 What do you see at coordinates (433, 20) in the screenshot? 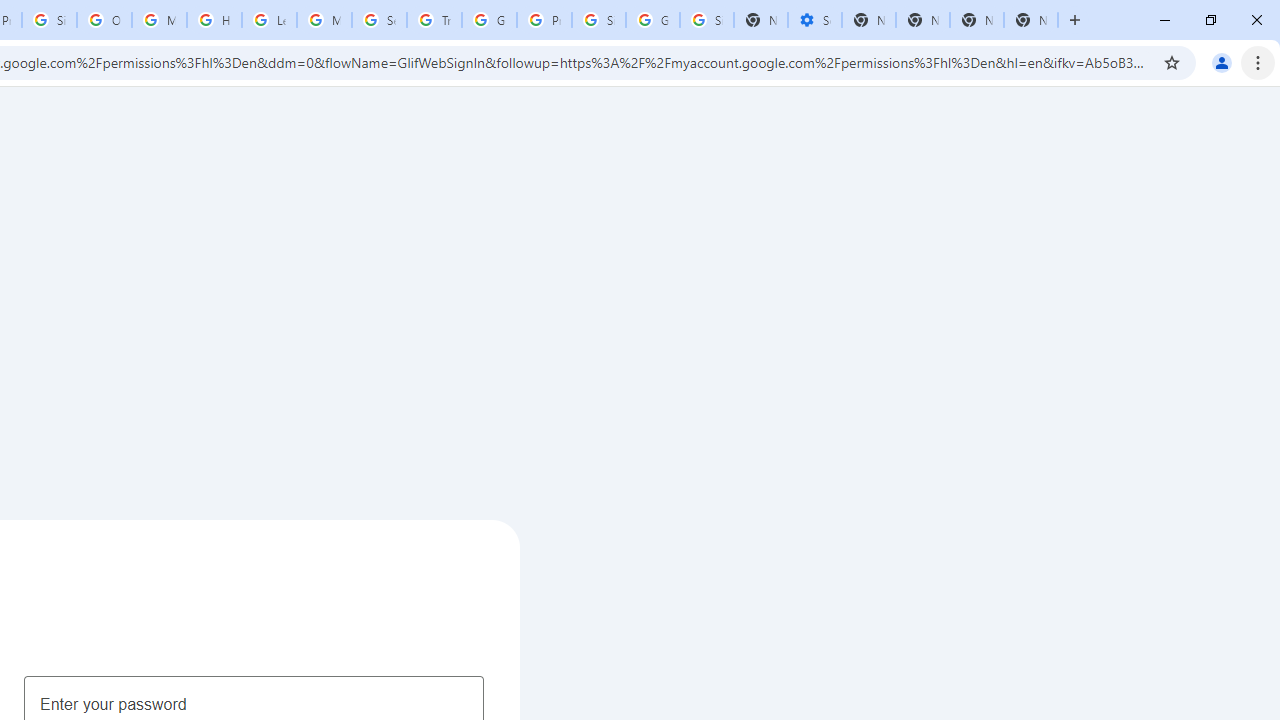
I see `'Trusted Information and Content - Google Safety Center'` at bounding box center [433, 20].